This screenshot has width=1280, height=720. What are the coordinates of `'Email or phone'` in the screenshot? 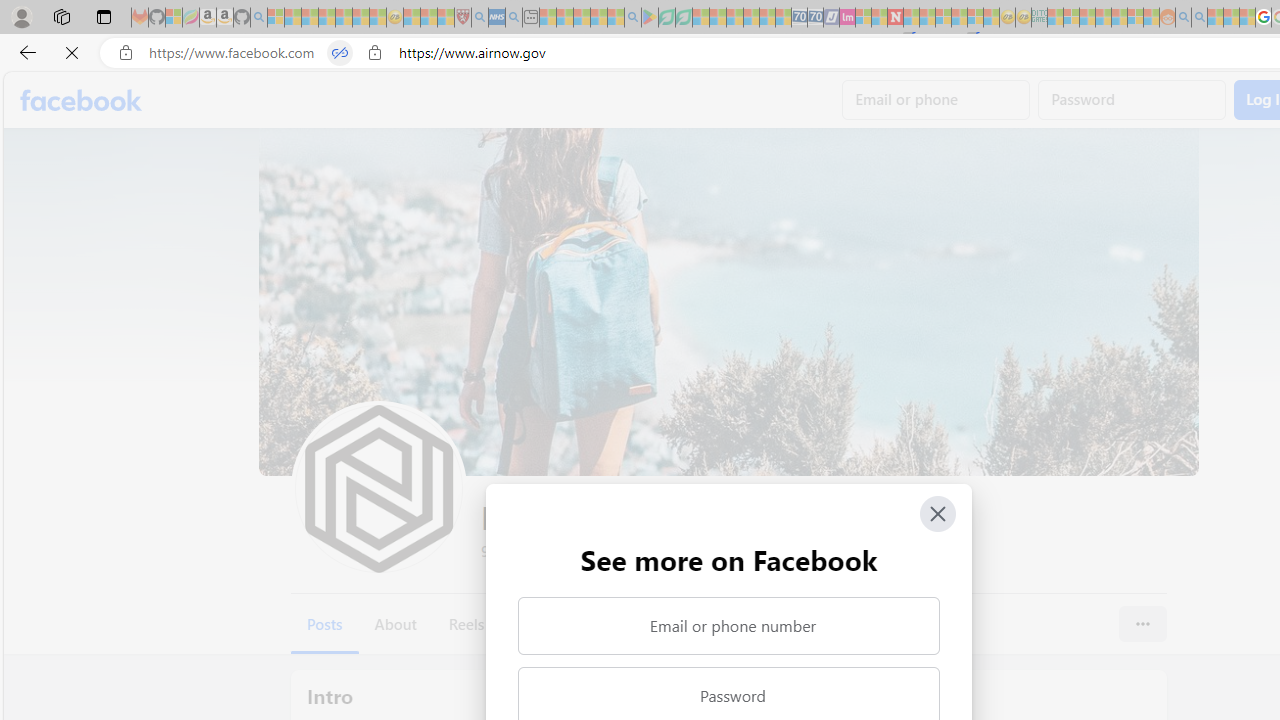 It's located at (935, 100).